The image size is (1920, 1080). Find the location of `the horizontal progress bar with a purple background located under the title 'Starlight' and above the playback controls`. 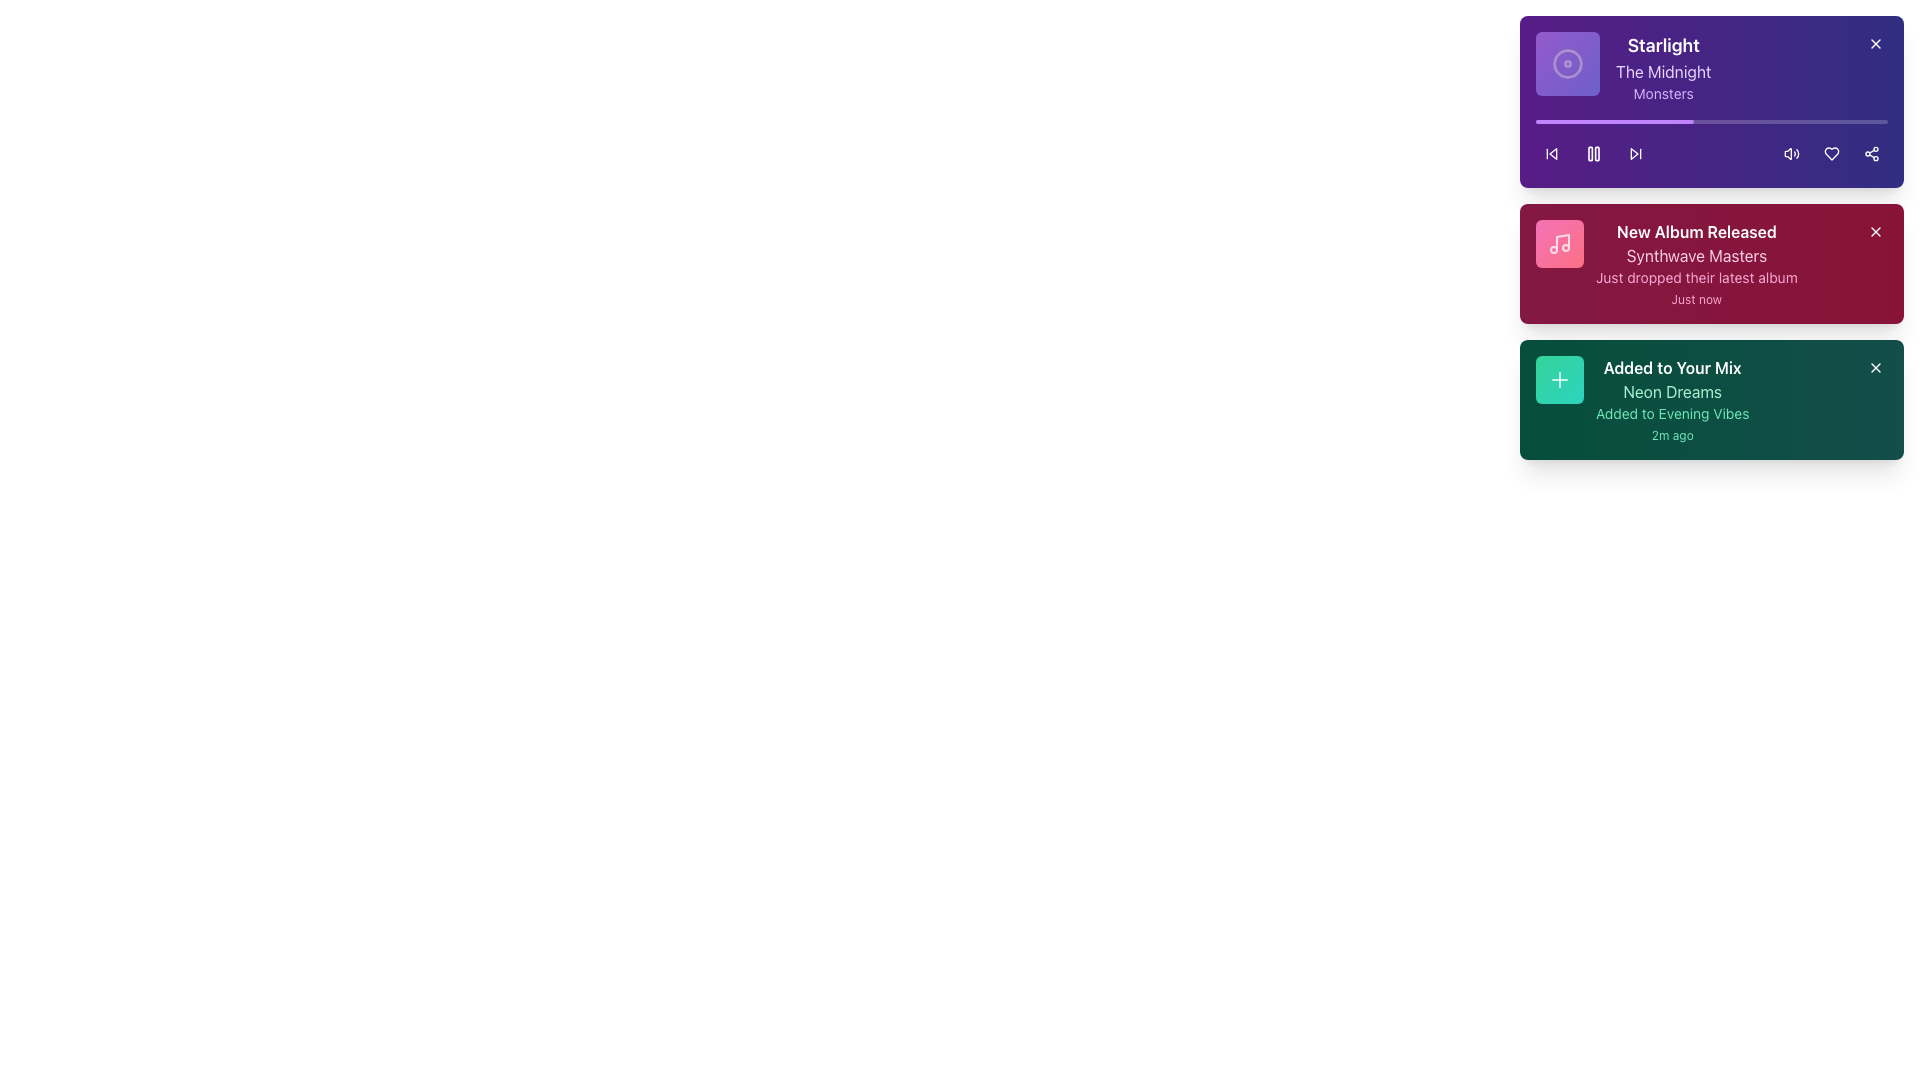

the horizontal progress bar with a purple background located under the title 'Starlight' and above the playback controls is located at coordinates (1615, 122).